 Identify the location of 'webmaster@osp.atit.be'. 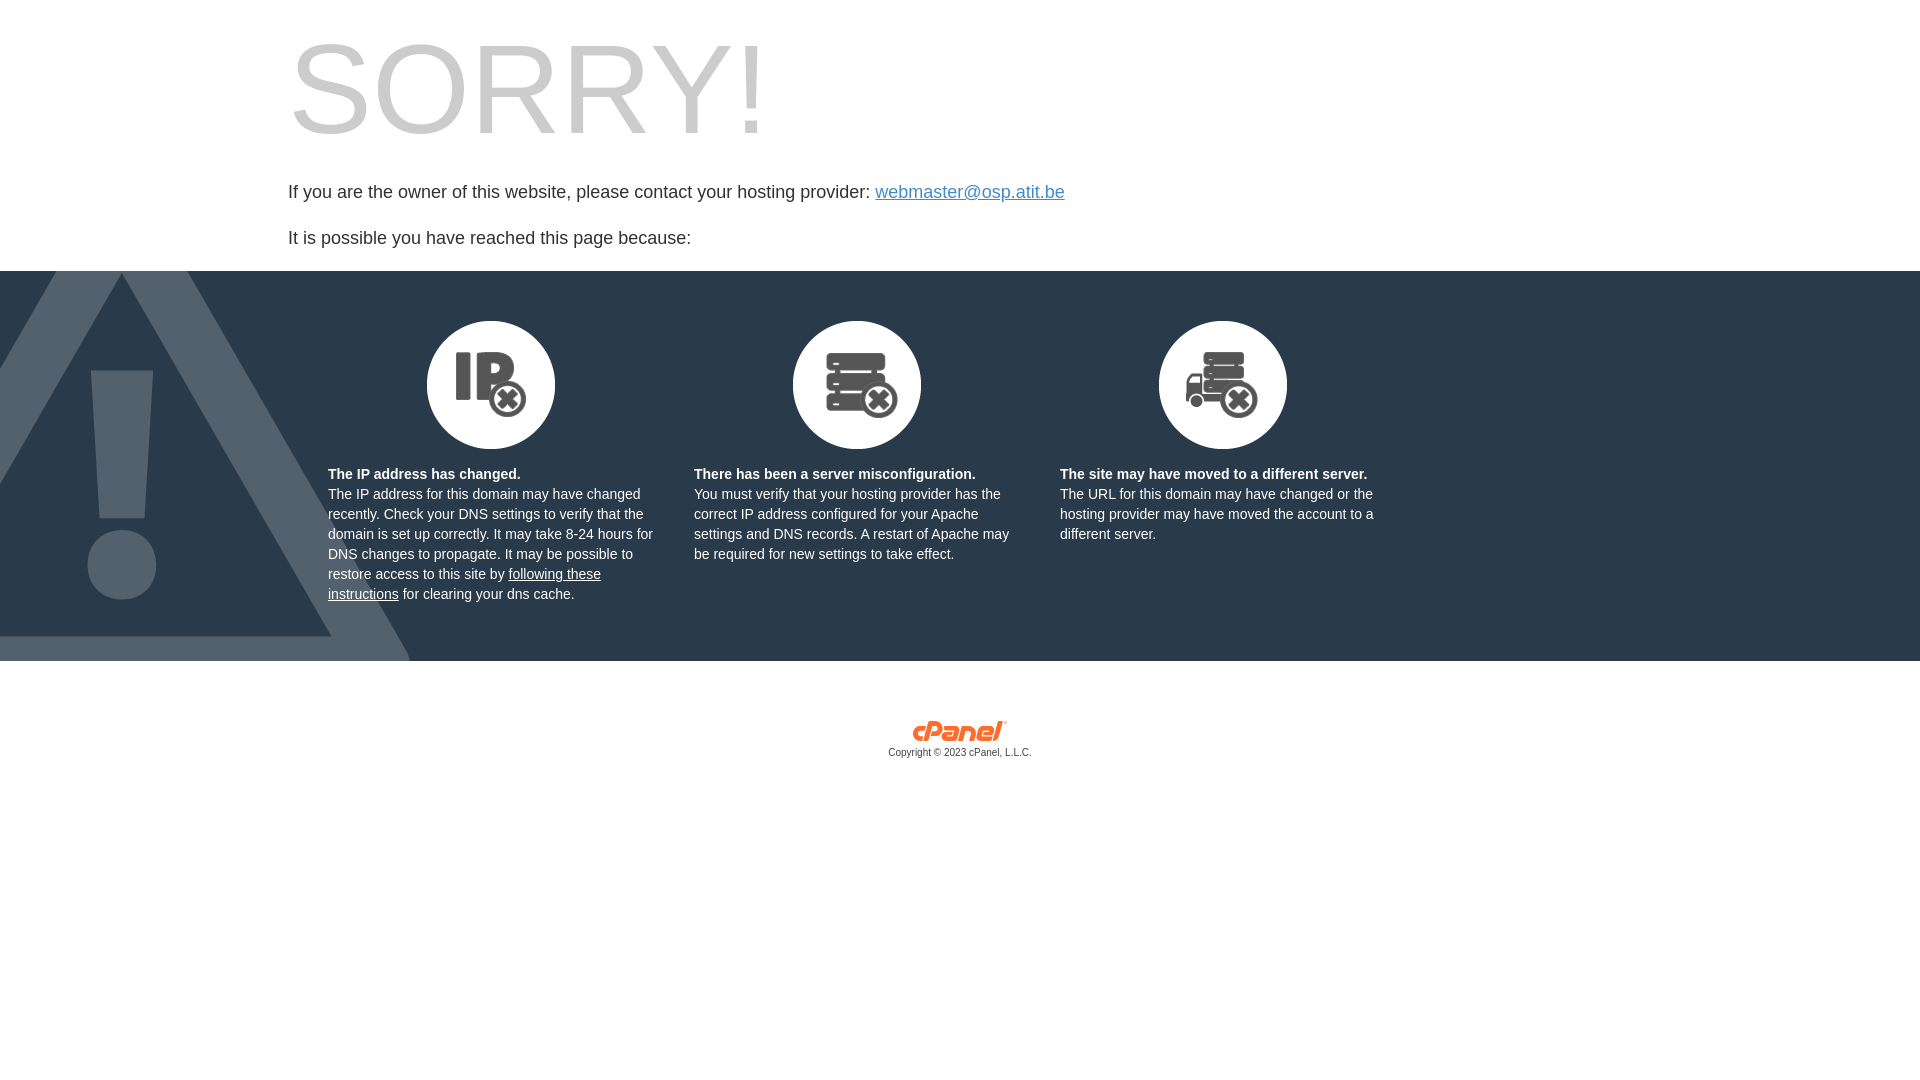
(874, 192).